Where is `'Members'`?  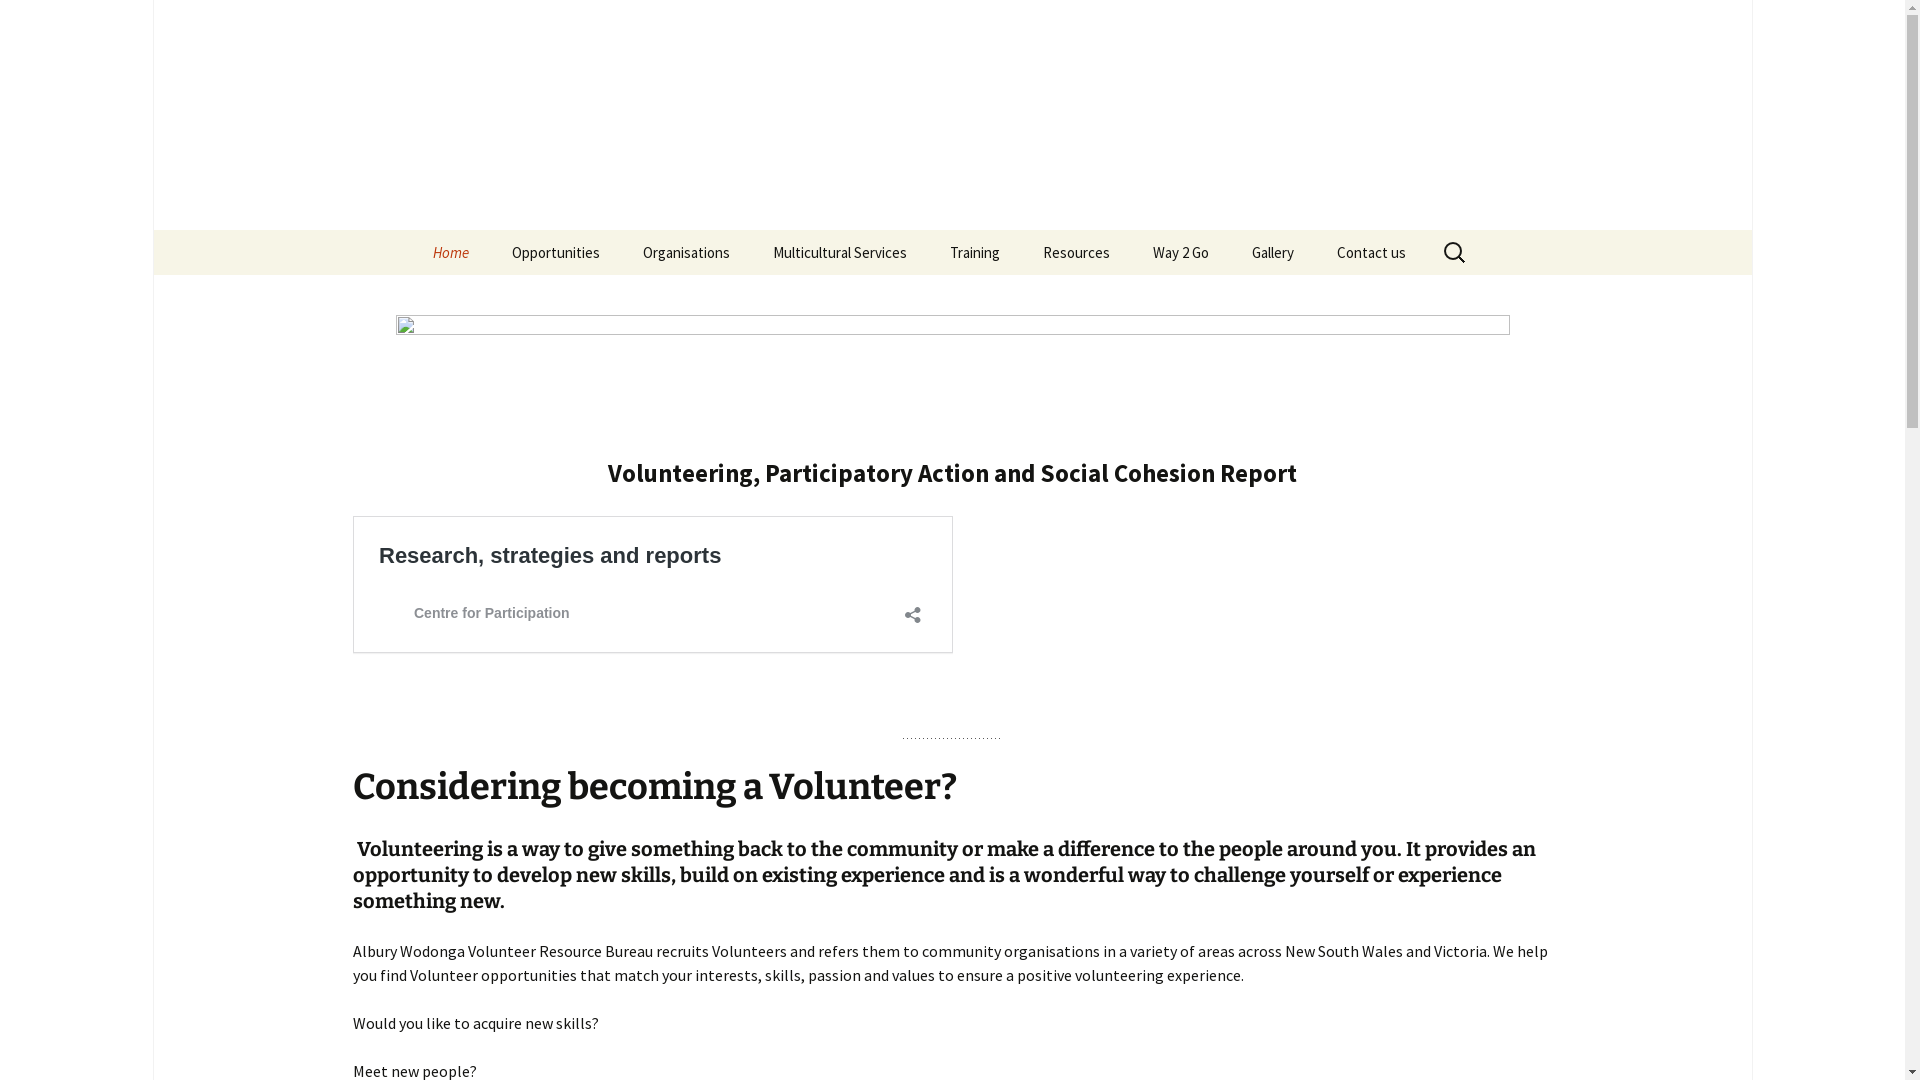 'Members' is located at coordinates (621, 297).